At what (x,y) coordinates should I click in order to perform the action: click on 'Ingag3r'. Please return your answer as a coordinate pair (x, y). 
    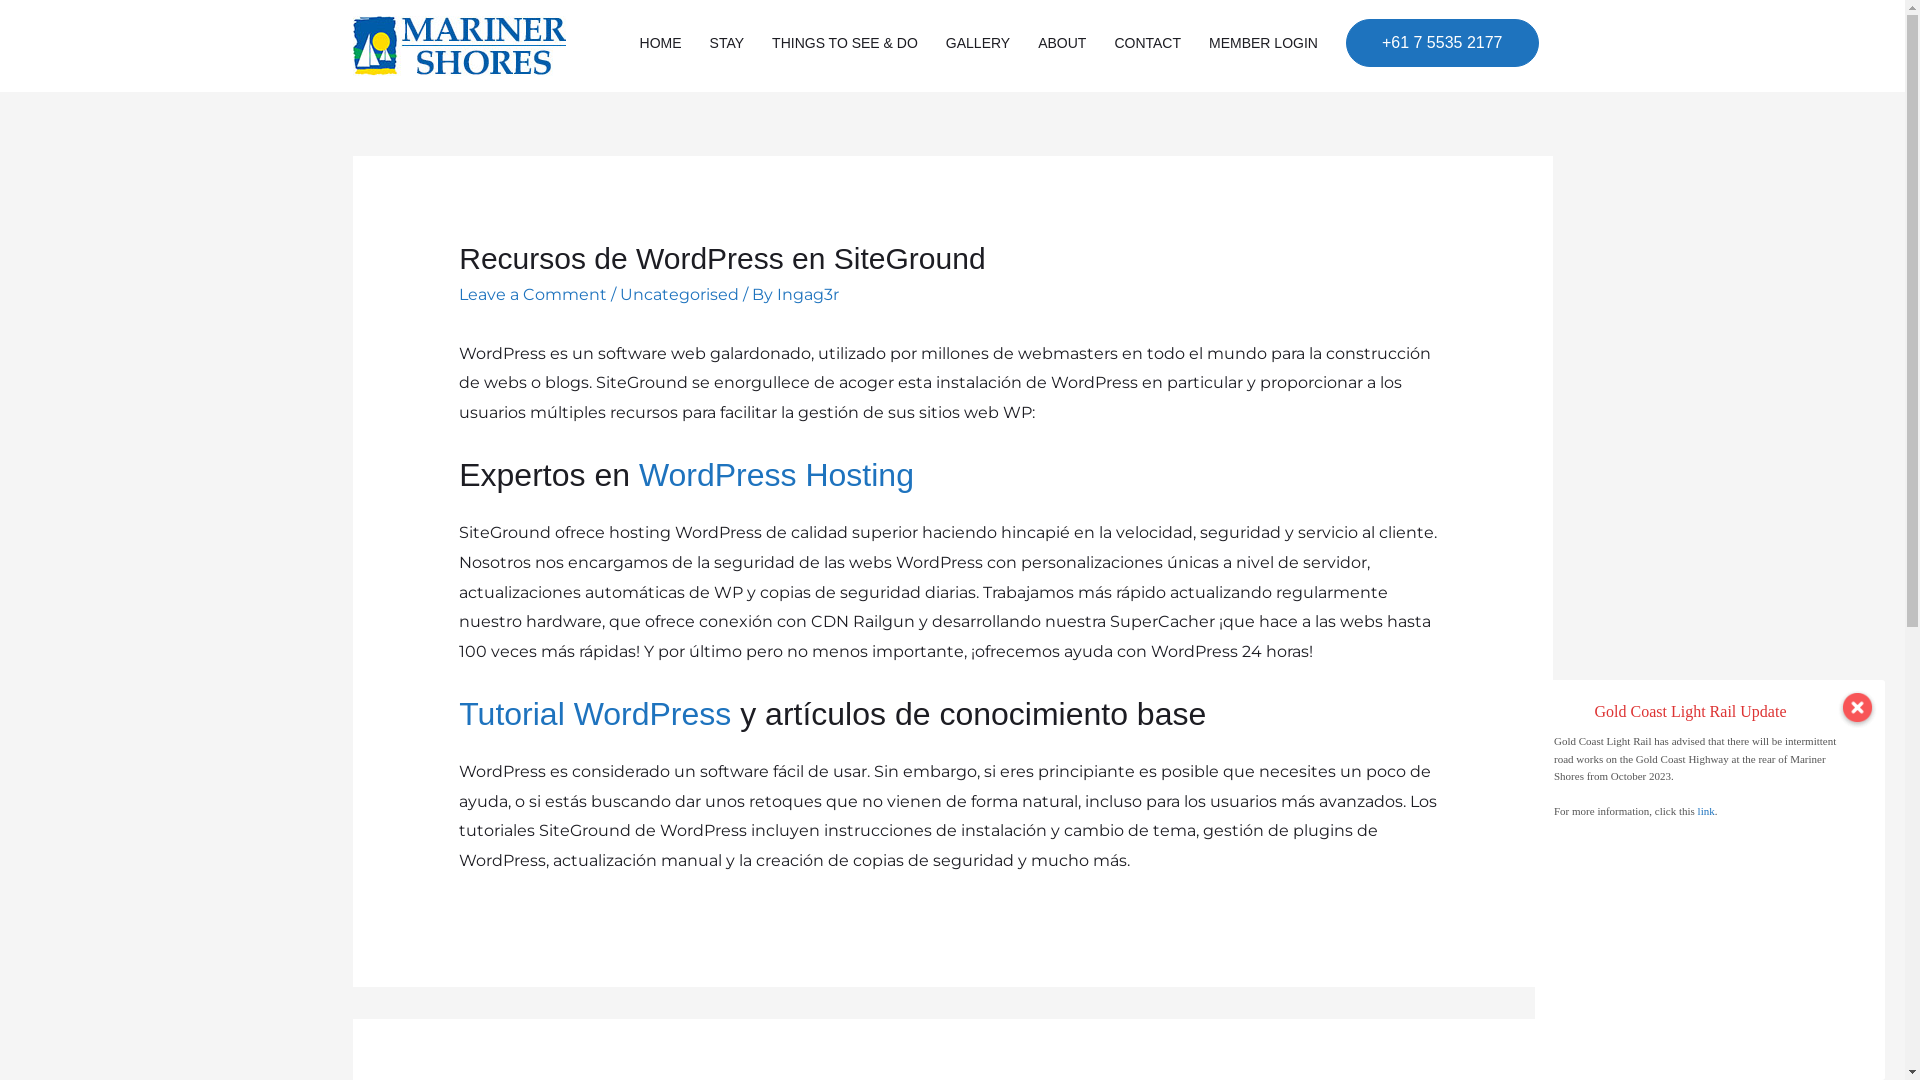
    Looking at the image, I should click on (807, 294).